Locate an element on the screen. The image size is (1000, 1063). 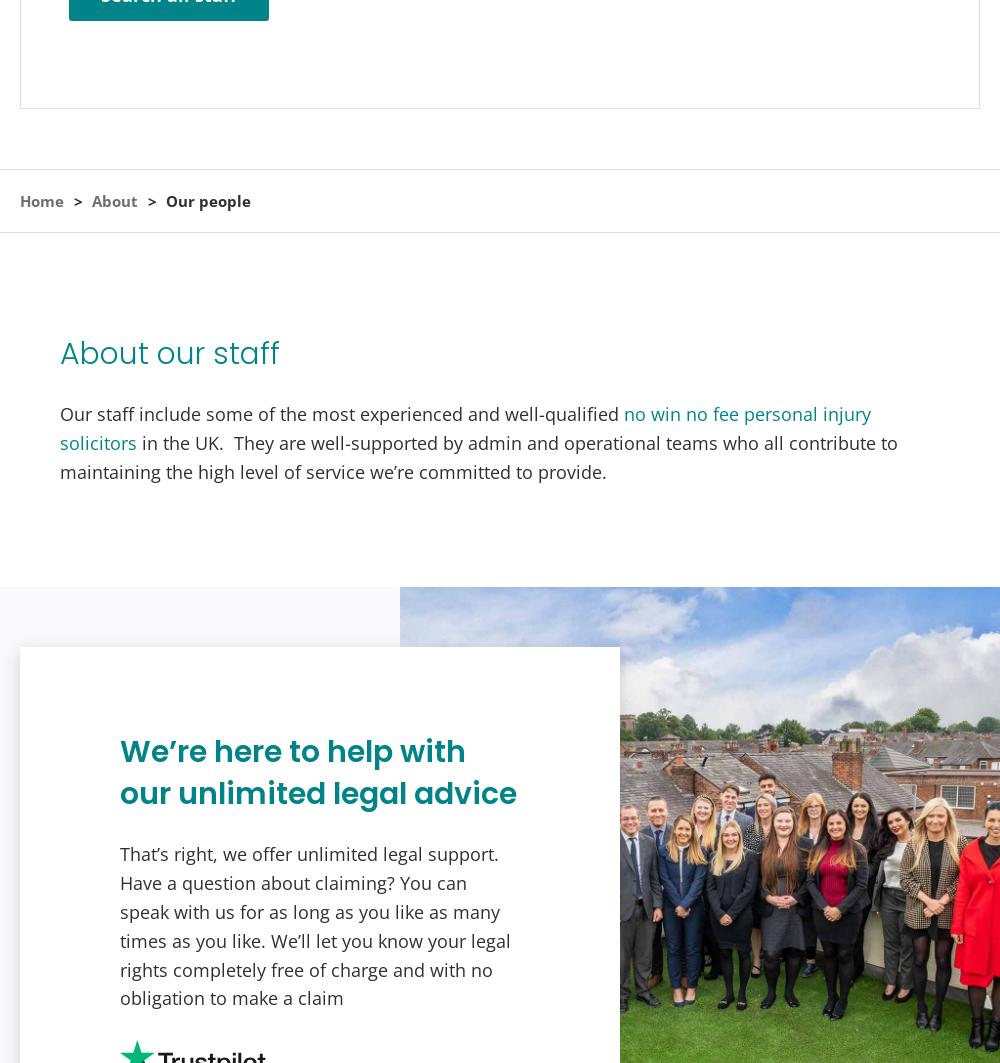
'That’s right, we offer unlimited legal support. Have a question about claiming? You can speak with us for as long as you like as many times as you like. We’ll let you know your legal rights completely free of charge and with no obligation to make a claim' is located at coordinates (314, 924).